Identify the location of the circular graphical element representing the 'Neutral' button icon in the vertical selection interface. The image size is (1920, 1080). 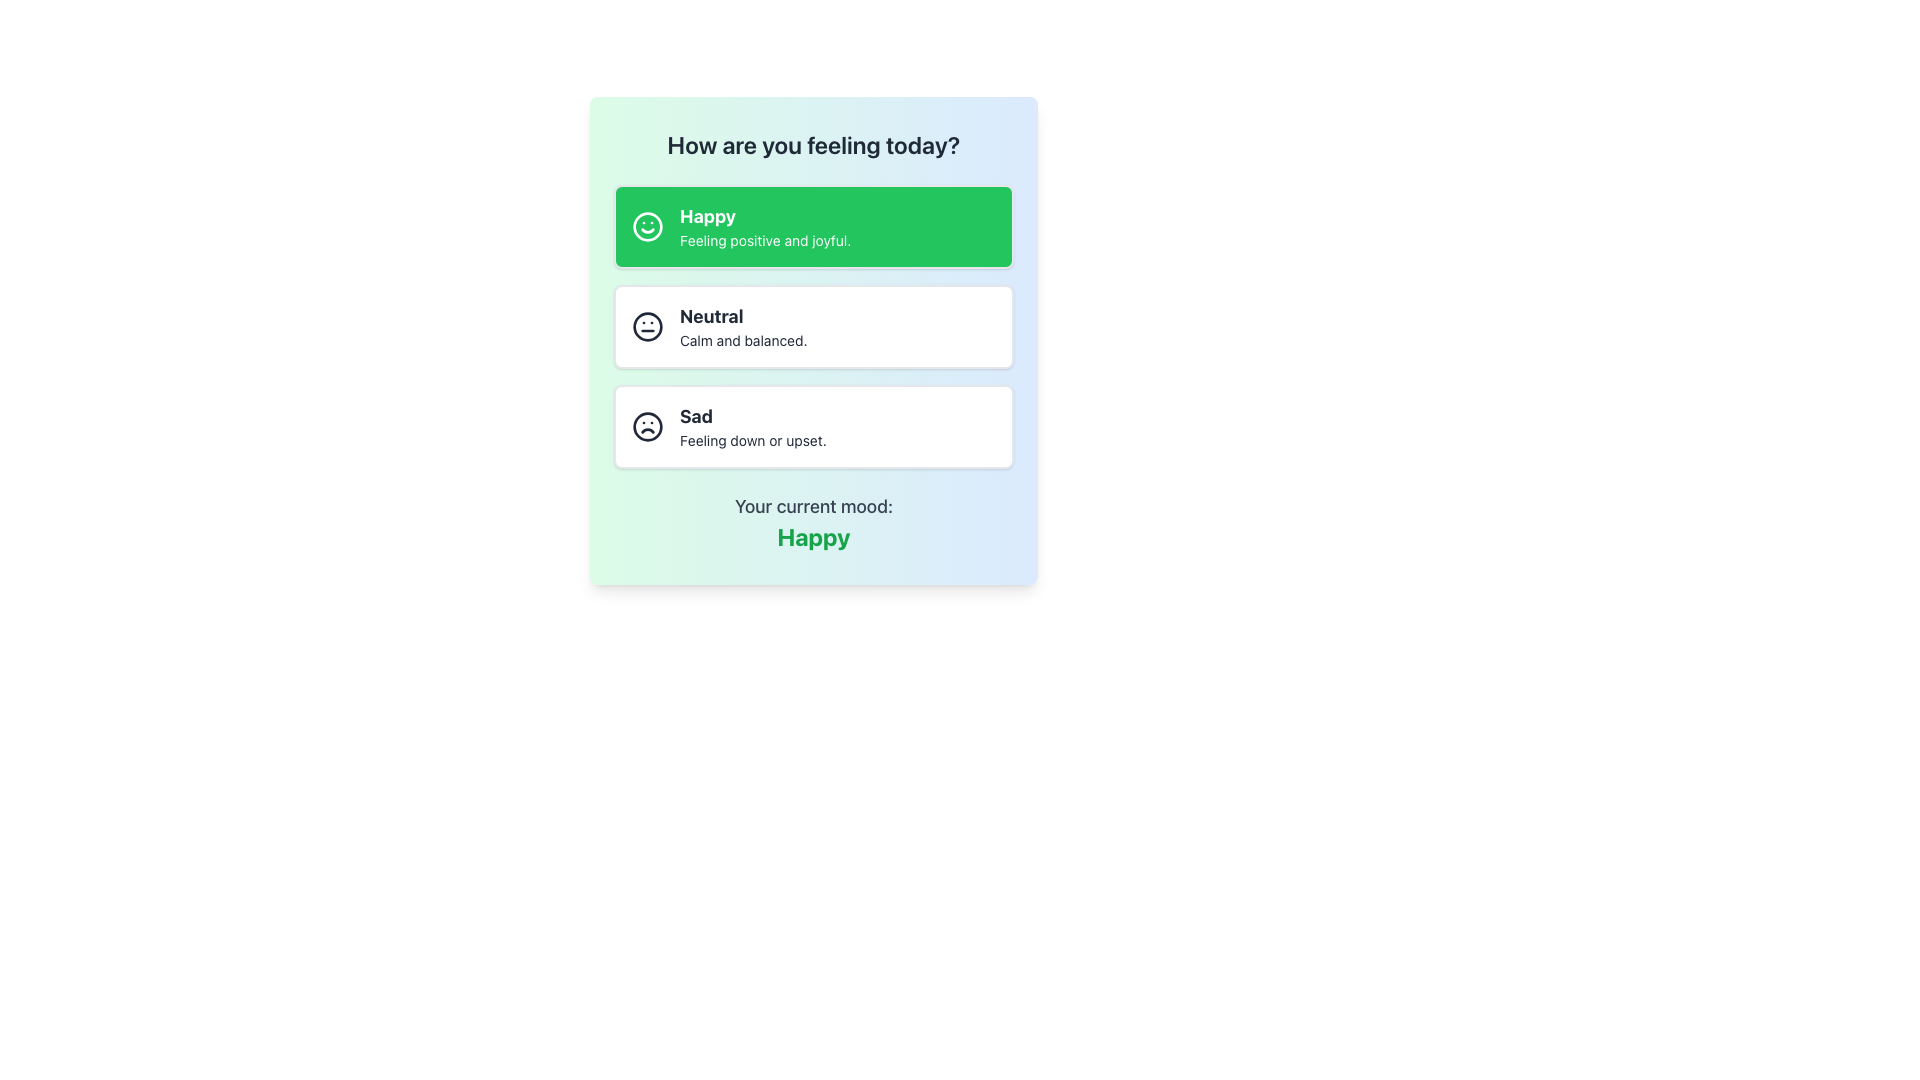
(648, 326).